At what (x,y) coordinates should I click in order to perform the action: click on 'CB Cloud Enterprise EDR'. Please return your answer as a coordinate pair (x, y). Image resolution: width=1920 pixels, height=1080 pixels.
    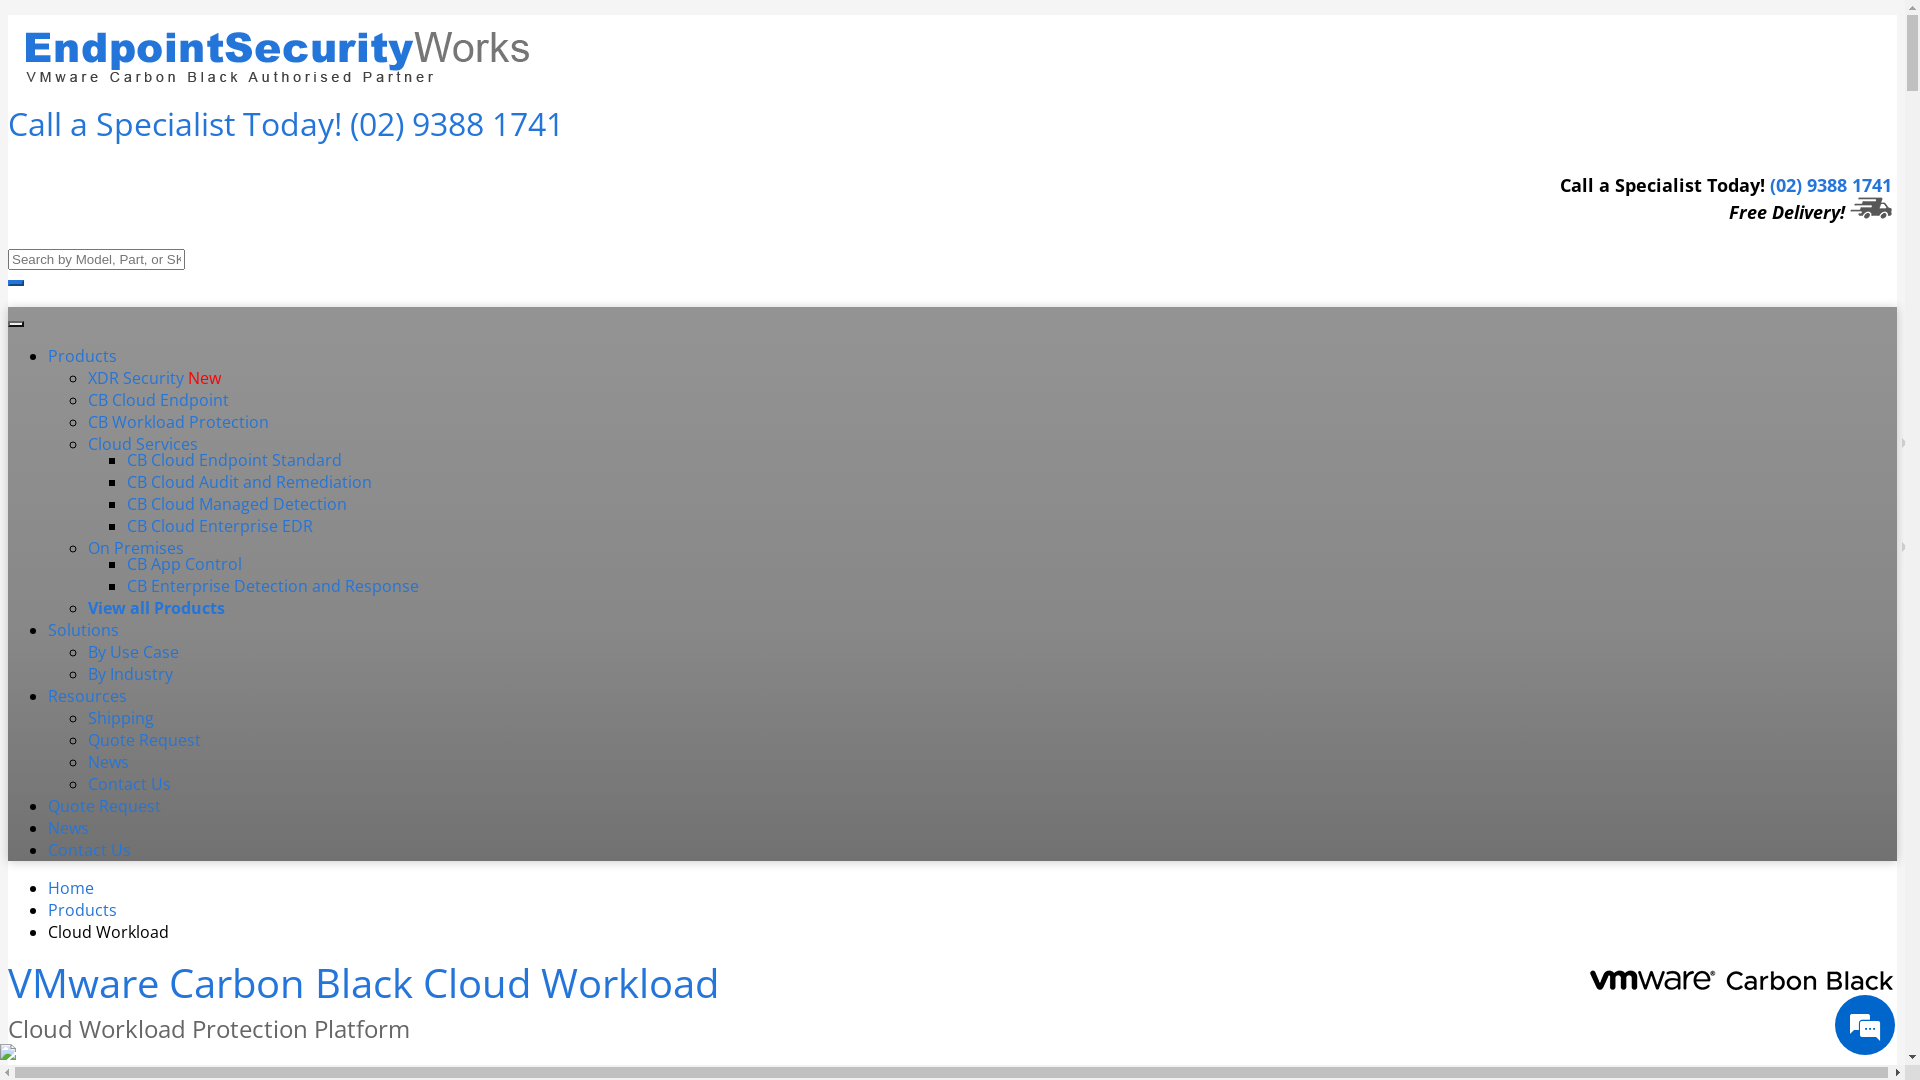
    Looking at the image, I should click on (220, 524).